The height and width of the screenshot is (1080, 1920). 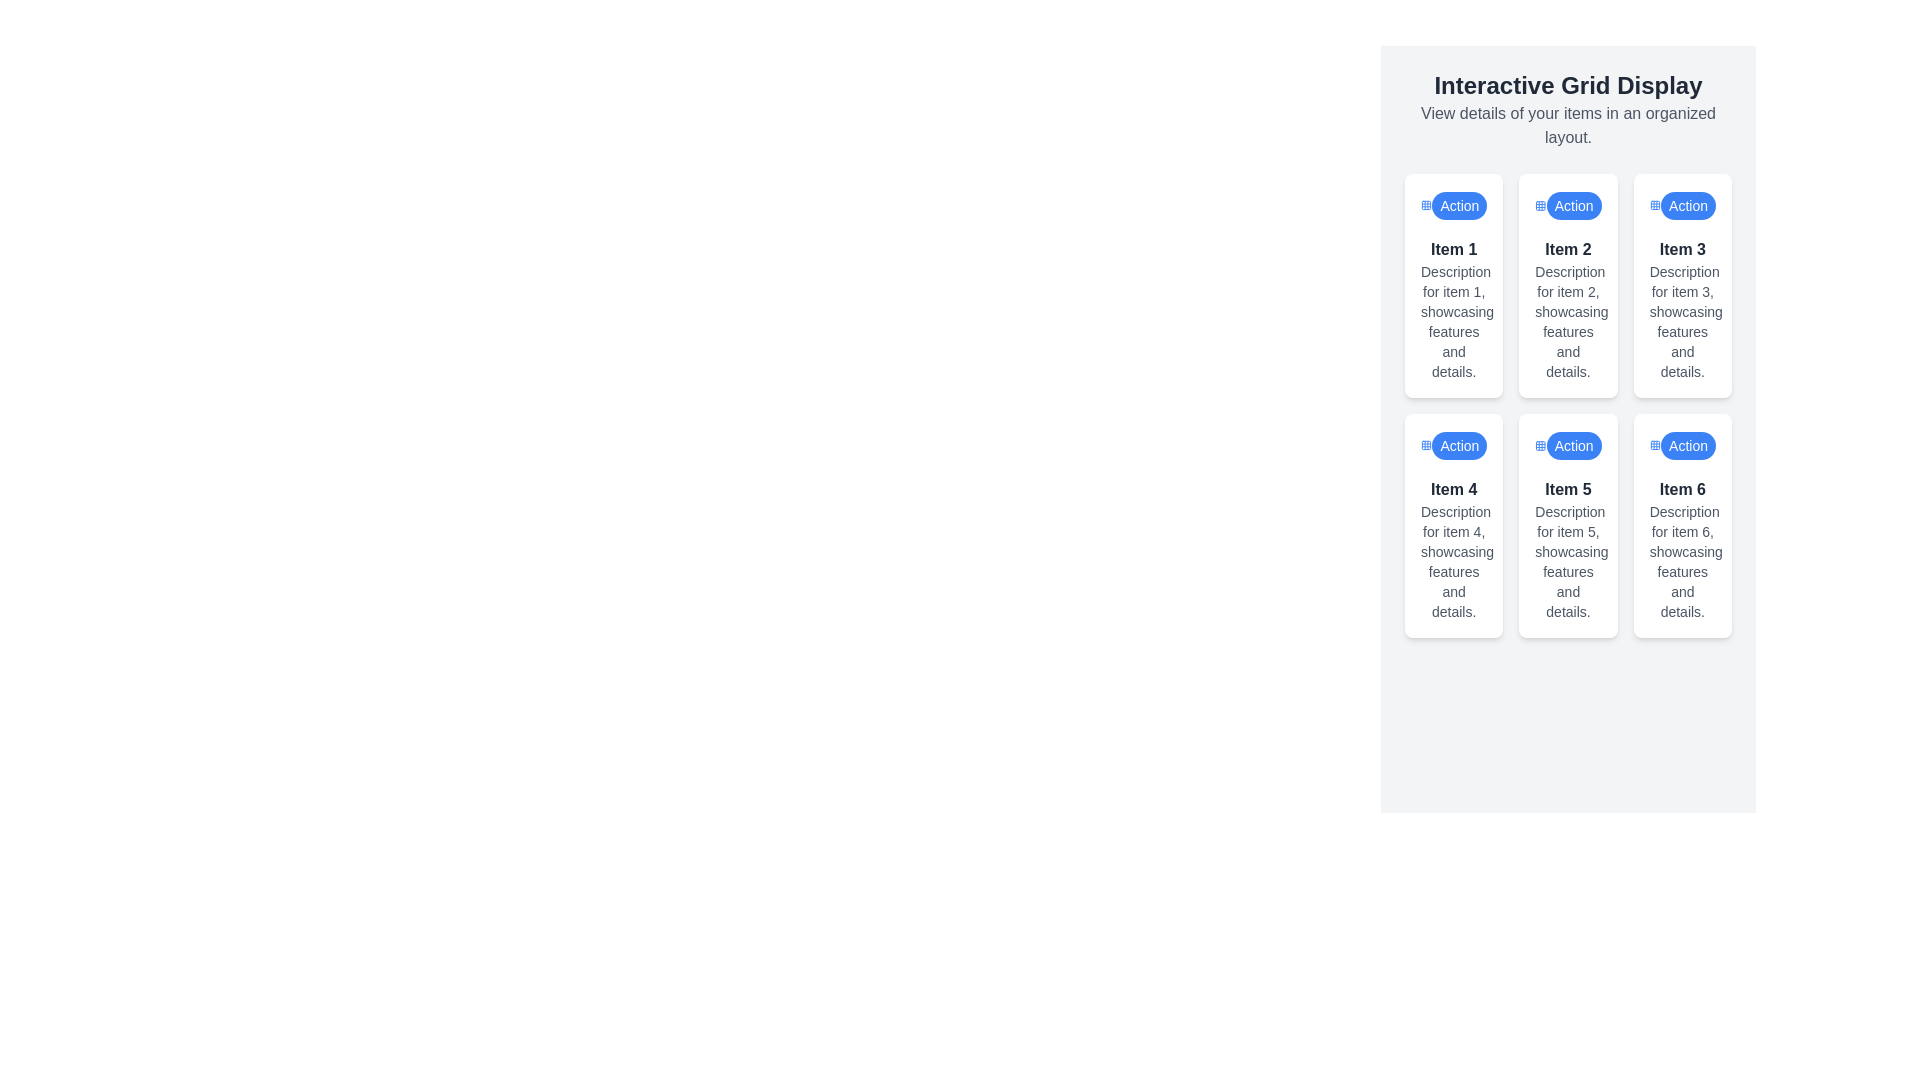 I want to click on the text label in the second row and second column of the card that identifies the item, which is positioned above the description text 'Description for item 5, showcasing features and details.', so click(x=1567, y=489).